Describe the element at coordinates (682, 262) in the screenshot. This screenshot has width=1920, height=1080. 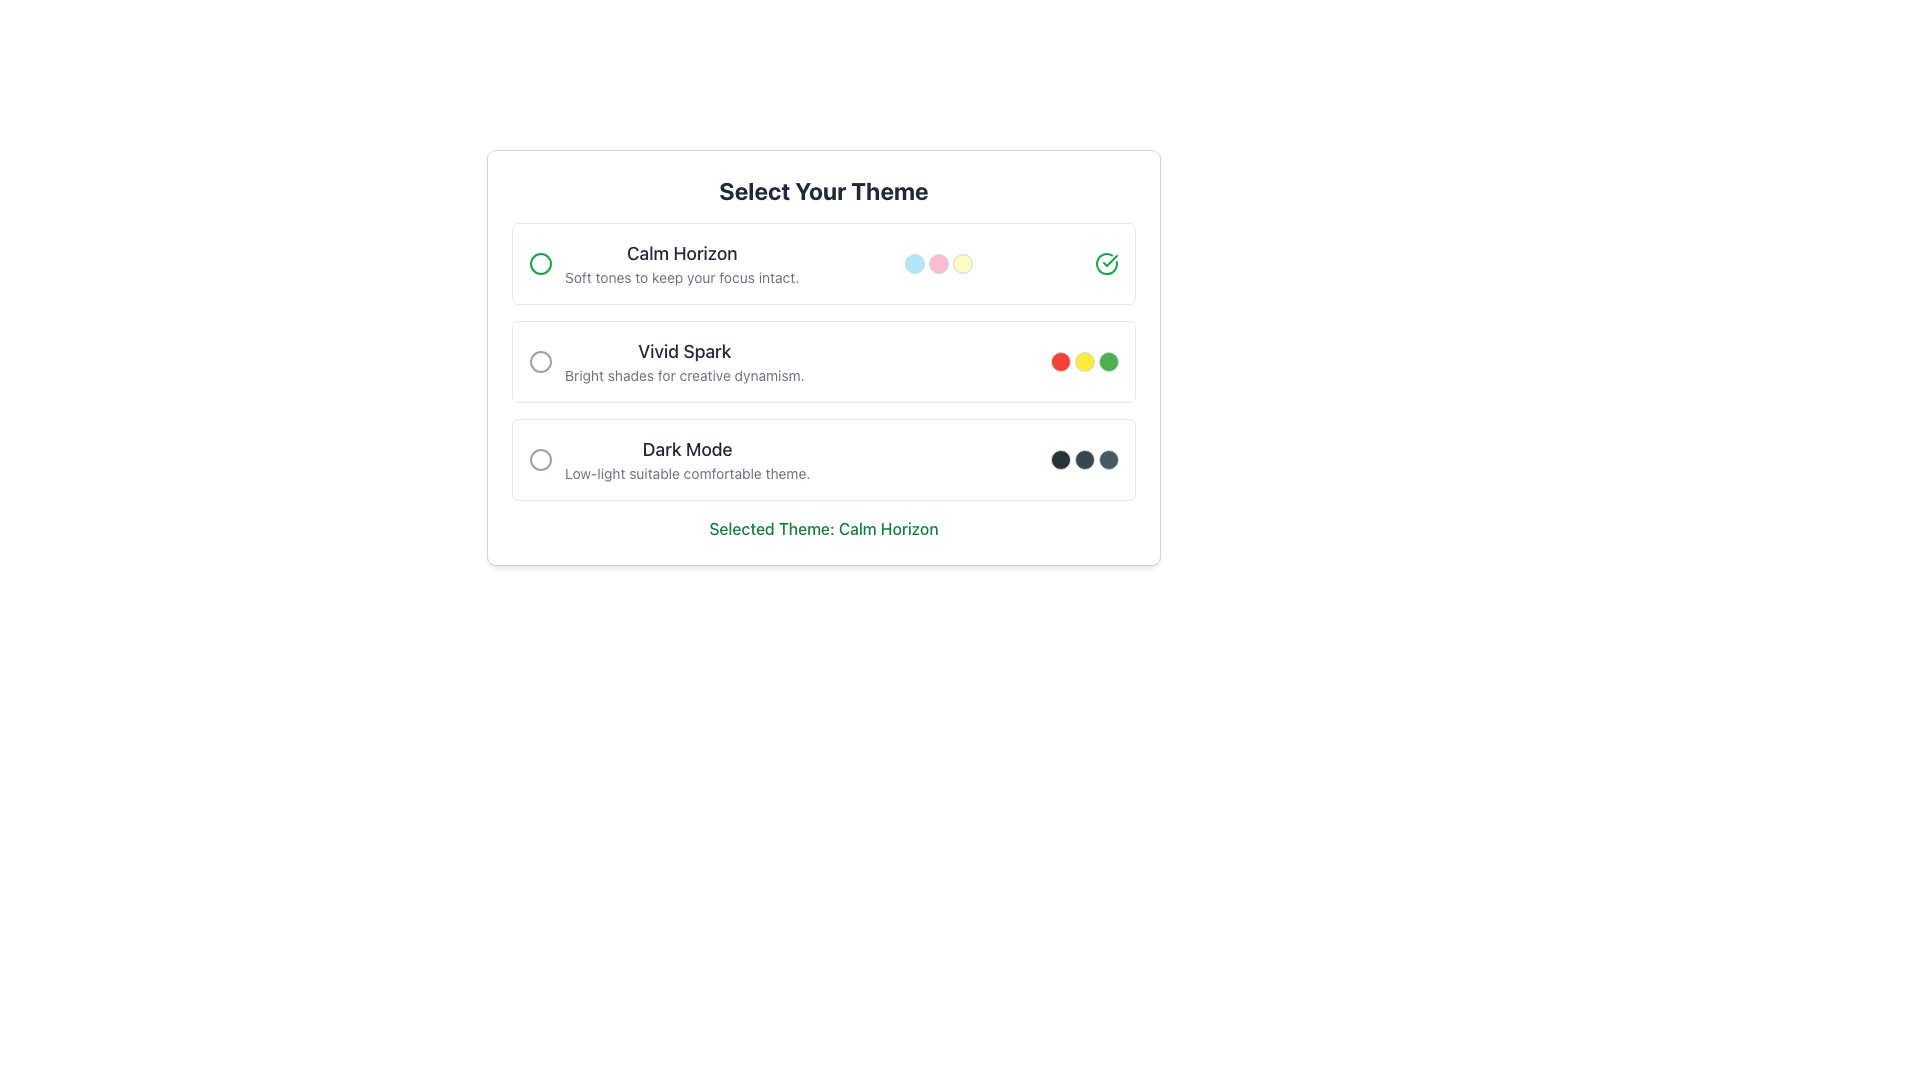
I see `the selectable theme option named 'Calm Horizon' in the theme selection menu, which is the first option in the list and positioned centrally below the heading 'Select Your Theme.'` at that location.